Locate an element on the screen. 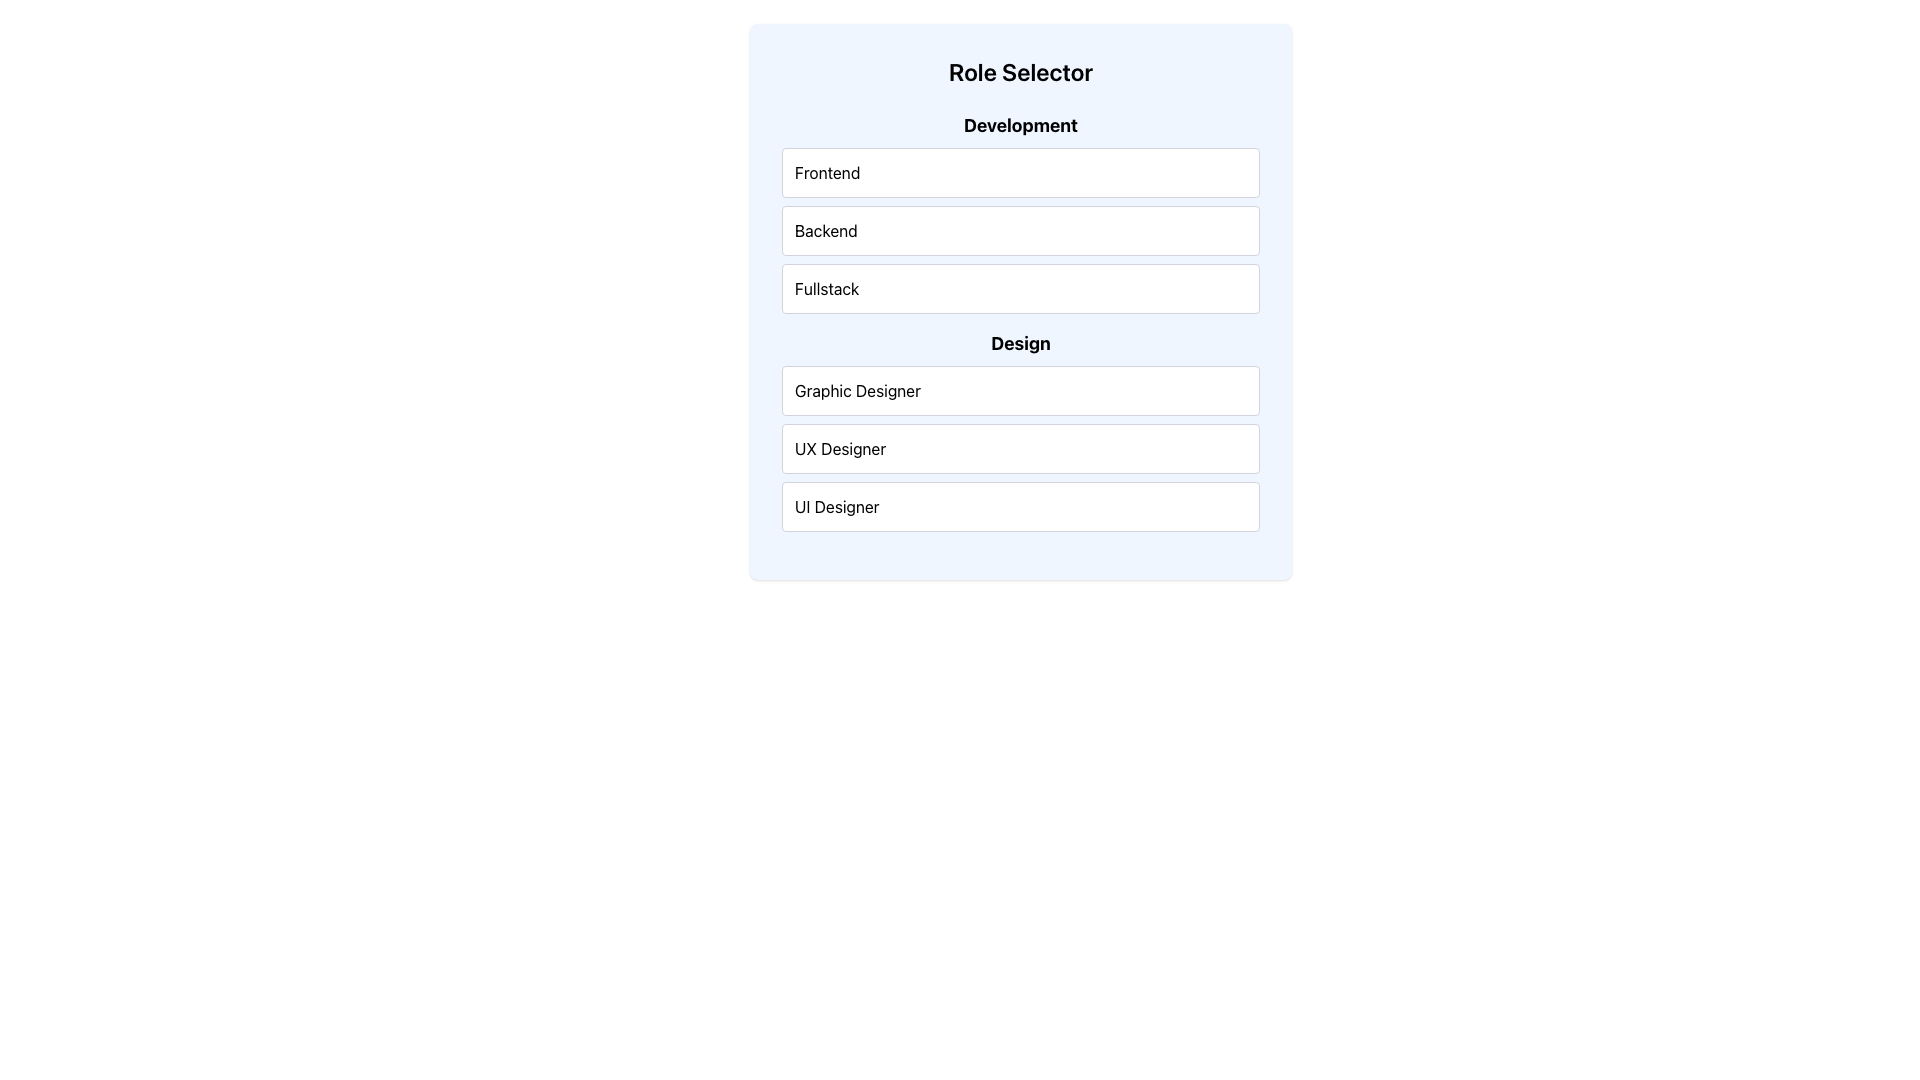  the selectable option button for the 'Backend' role, located in the 'Development' section, which is the second box in a vertical list of three options is located at coordinates (1021, 230).